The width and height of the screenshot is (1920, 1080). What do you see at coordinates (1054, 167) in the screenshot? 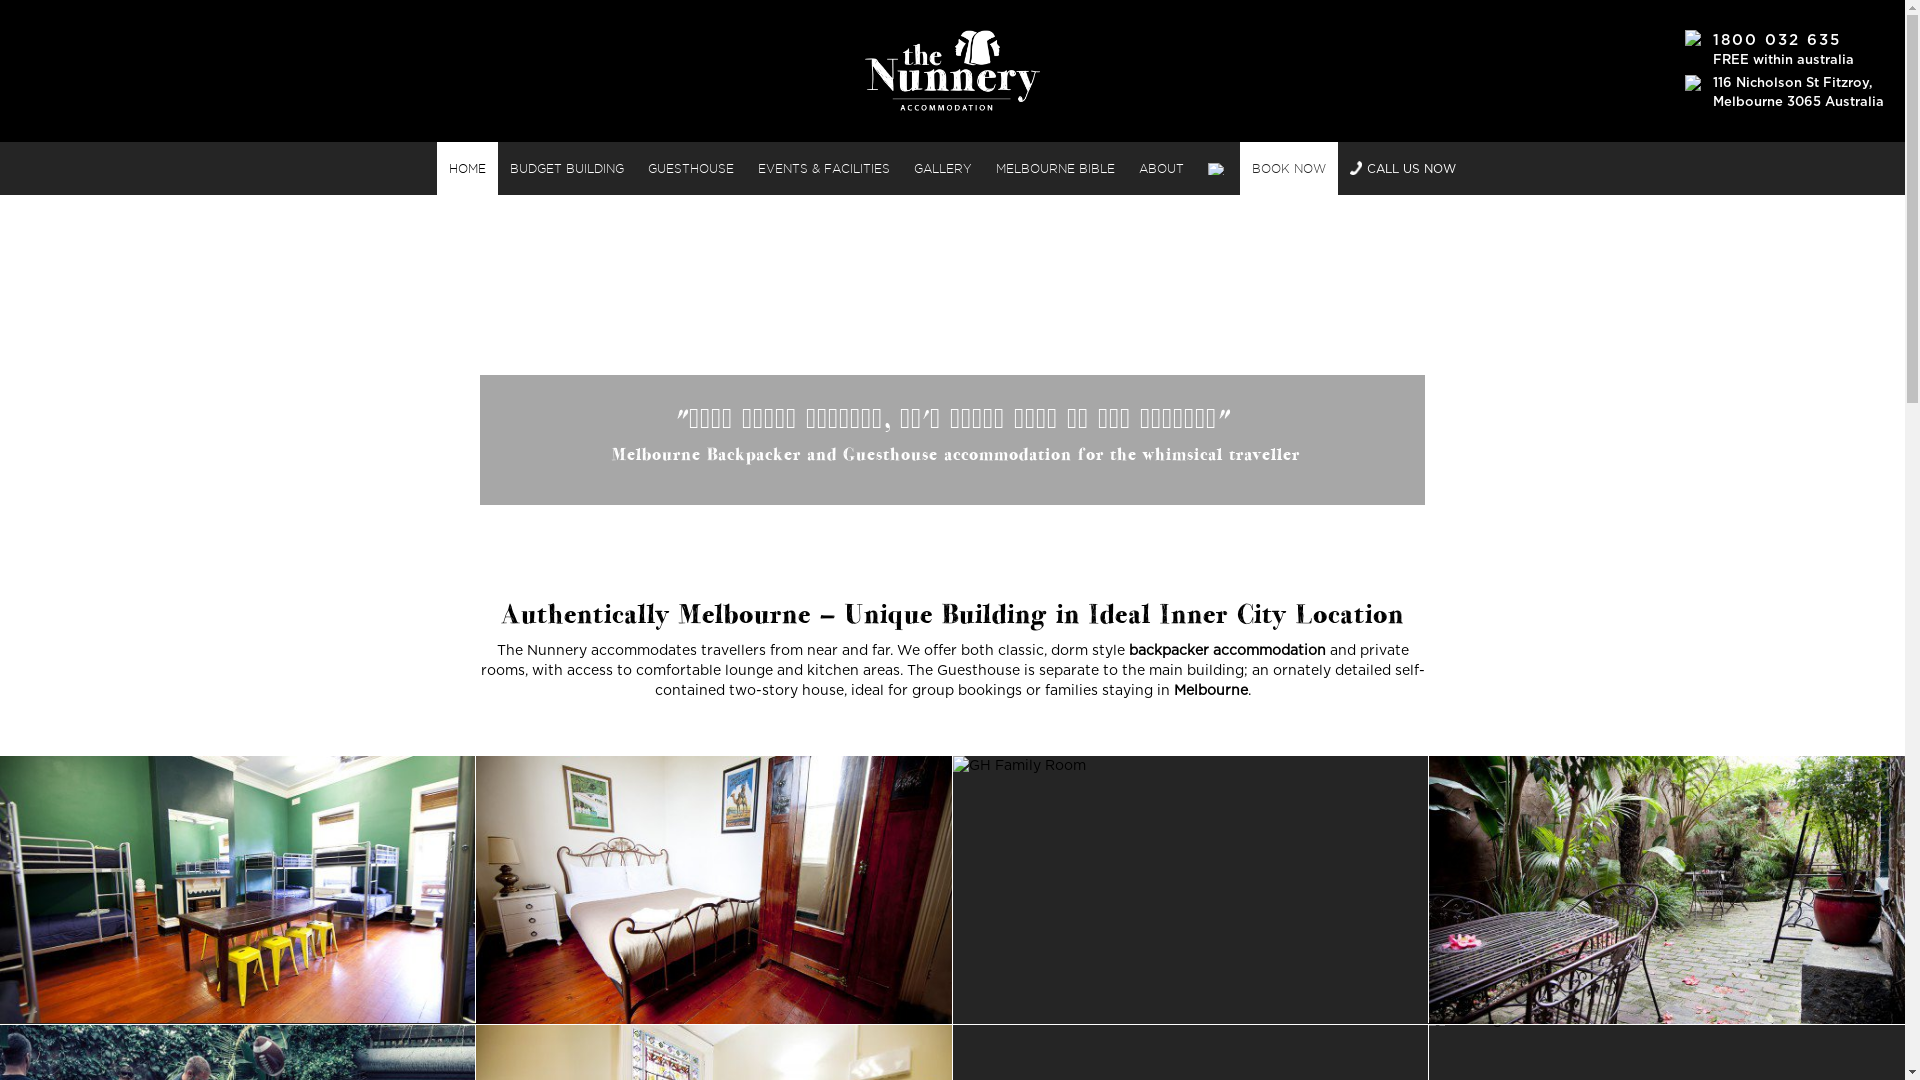
I see `'MELBOURNE BIBLE'` at bounding box center [1054, 167].